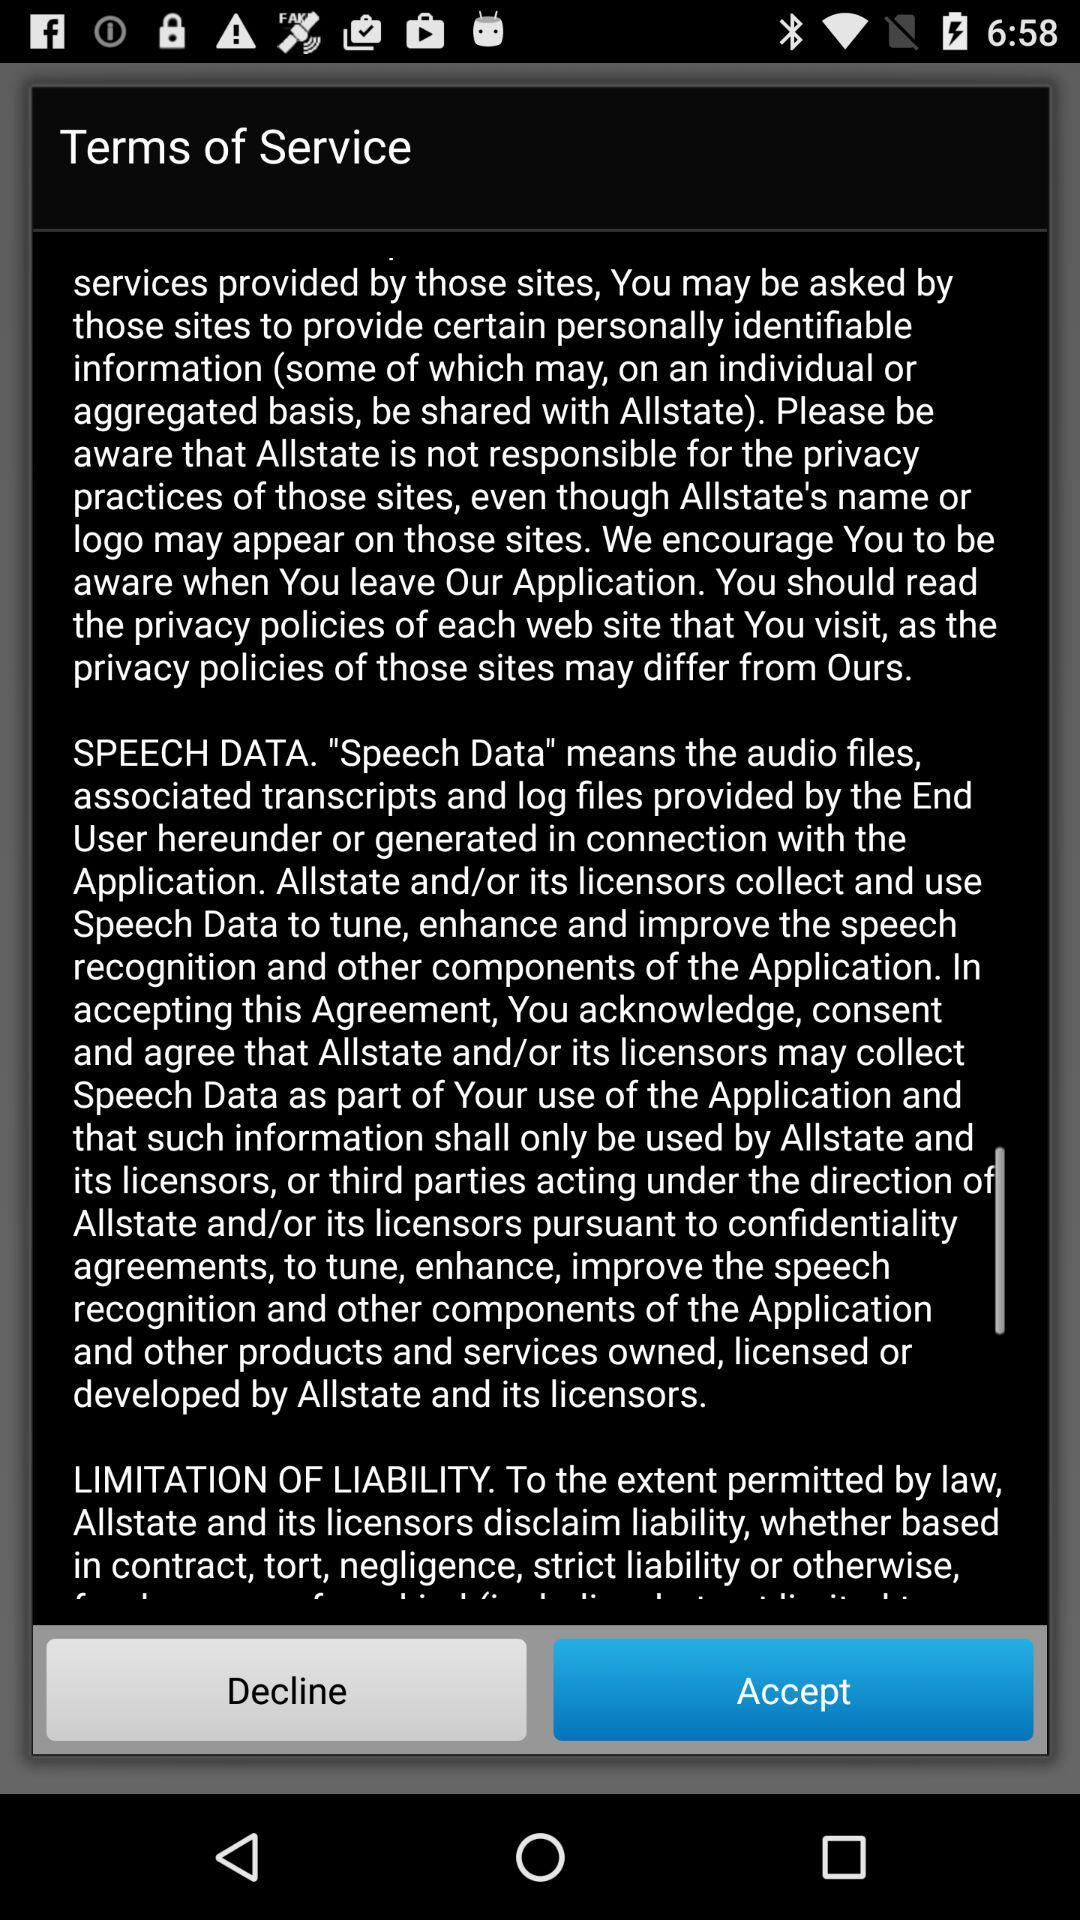  Describe the element at coordinates (792, 1688) in the screenshot. I see `button to the right of the decline item` at that location.